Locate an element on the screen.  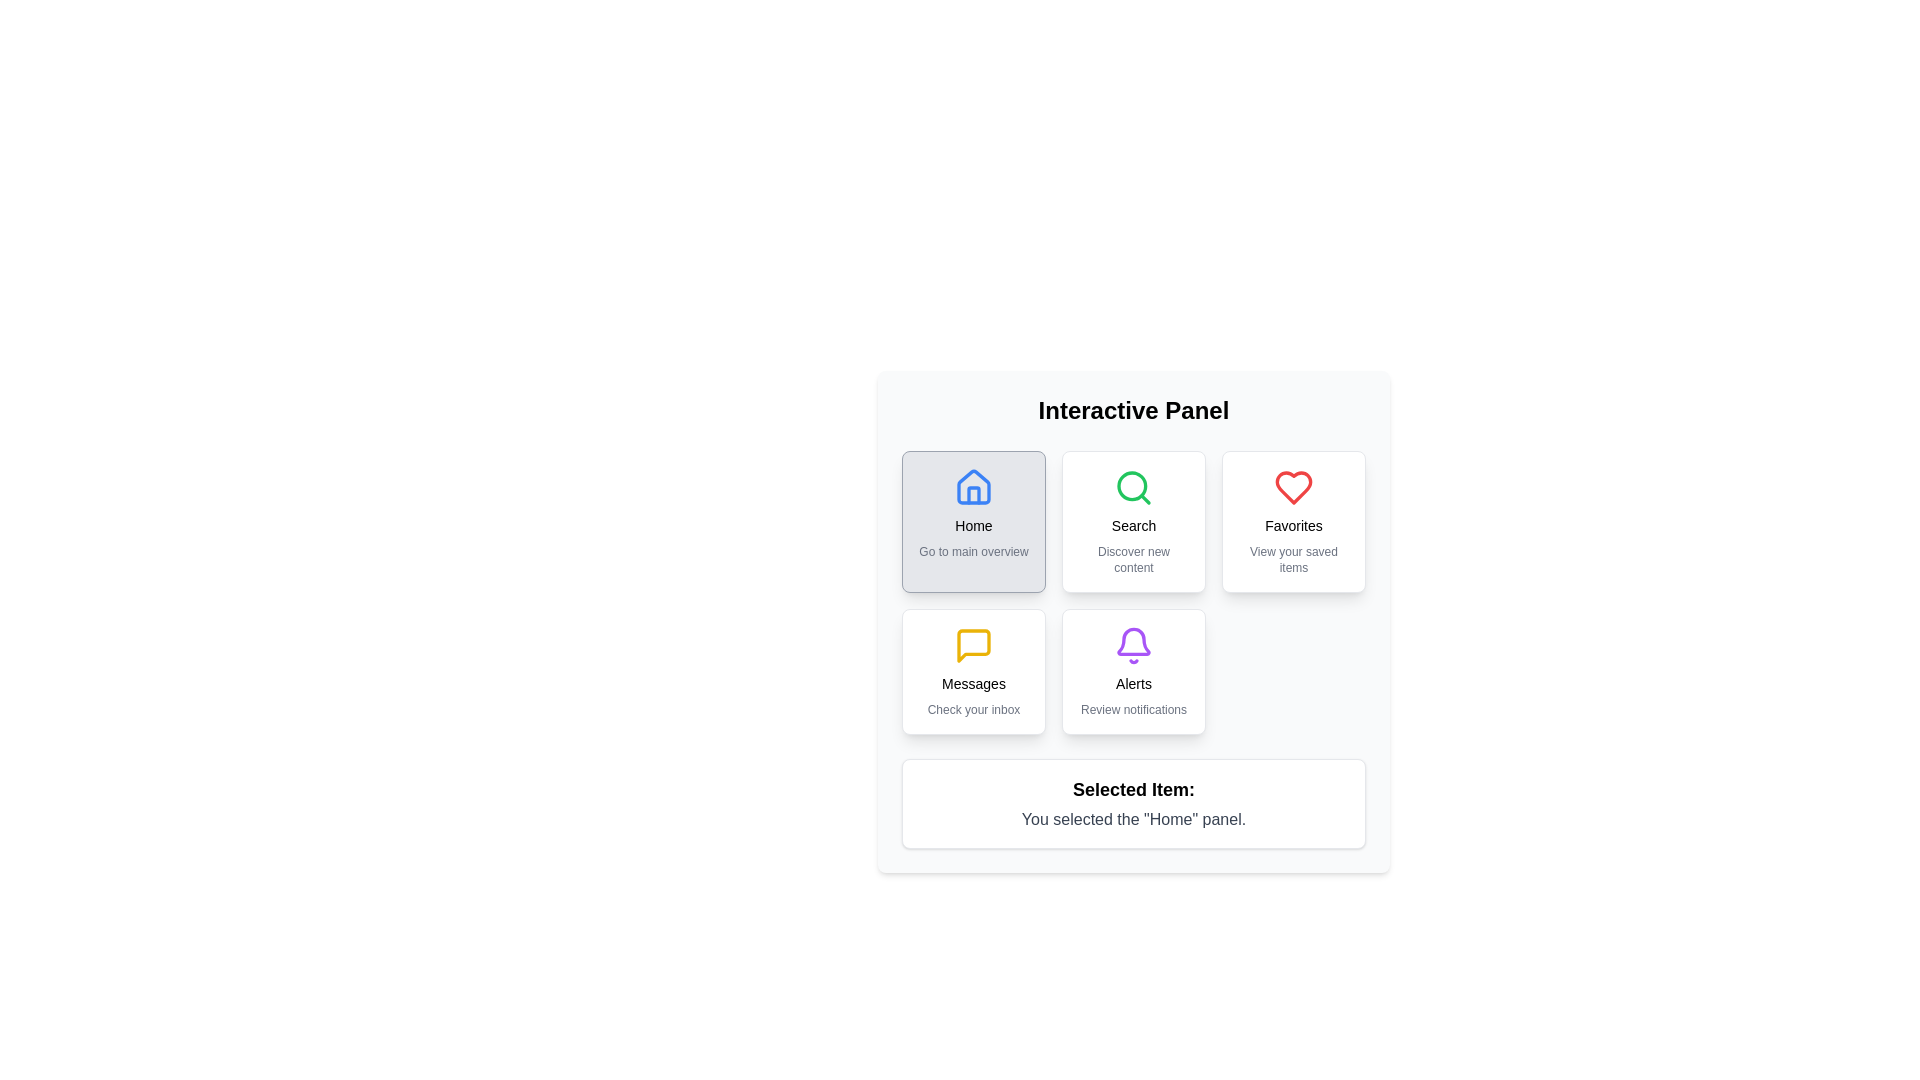
the heart icon in the 'Favorites' section is located at coordinates (1294, 488).